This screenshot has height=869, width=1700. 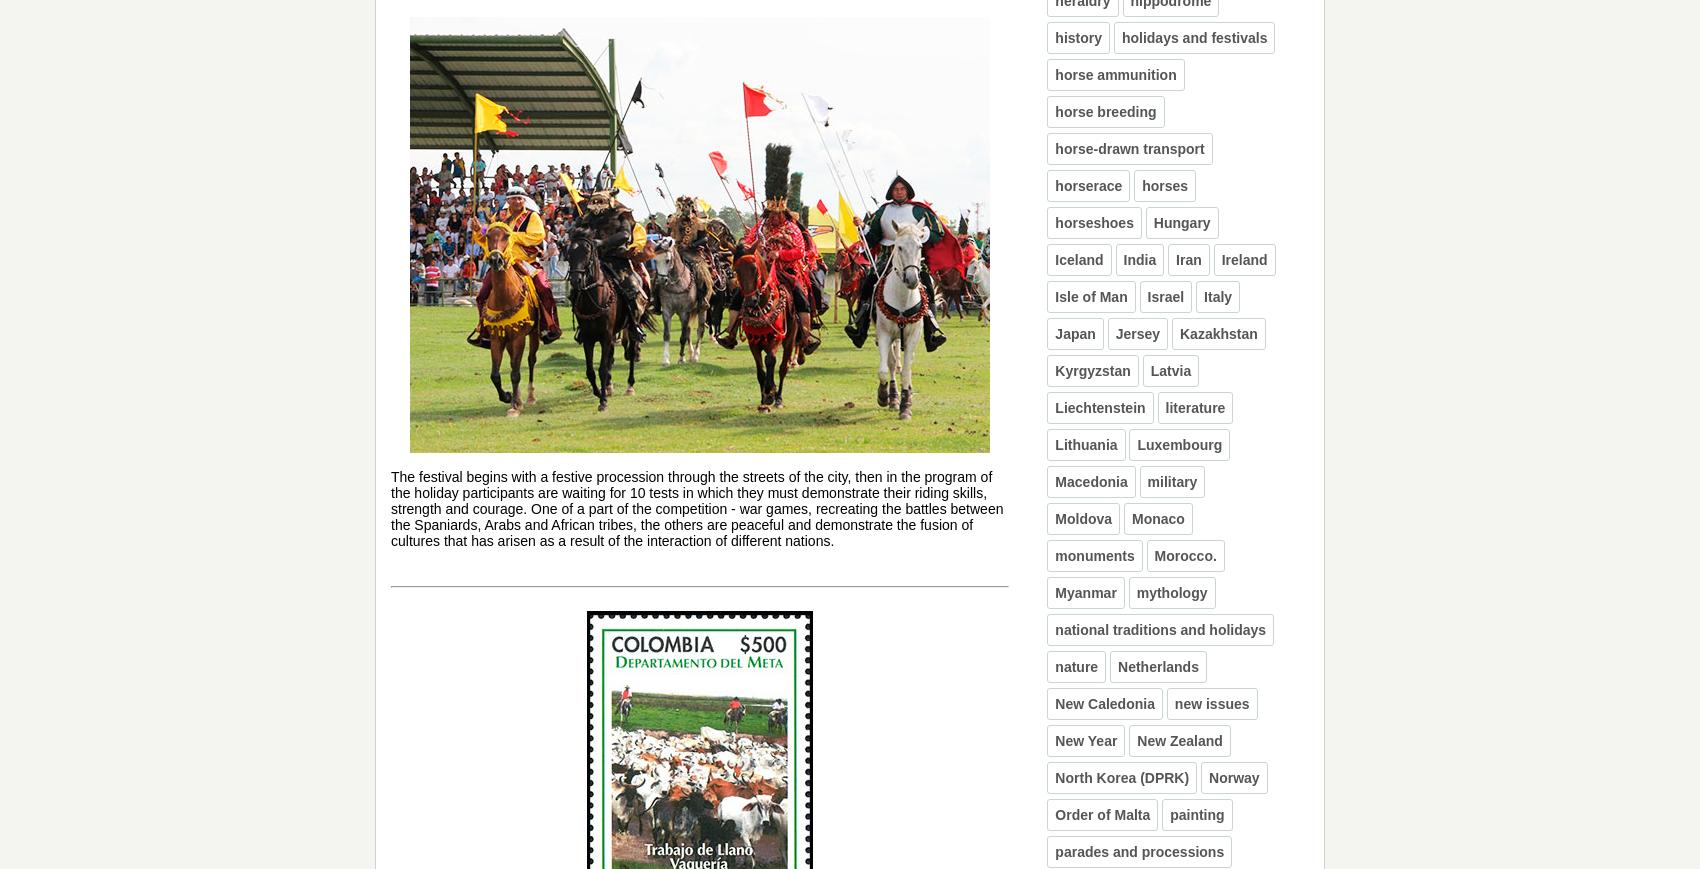 I want to click on 'New Zealand', so click(x=1178, y=740).